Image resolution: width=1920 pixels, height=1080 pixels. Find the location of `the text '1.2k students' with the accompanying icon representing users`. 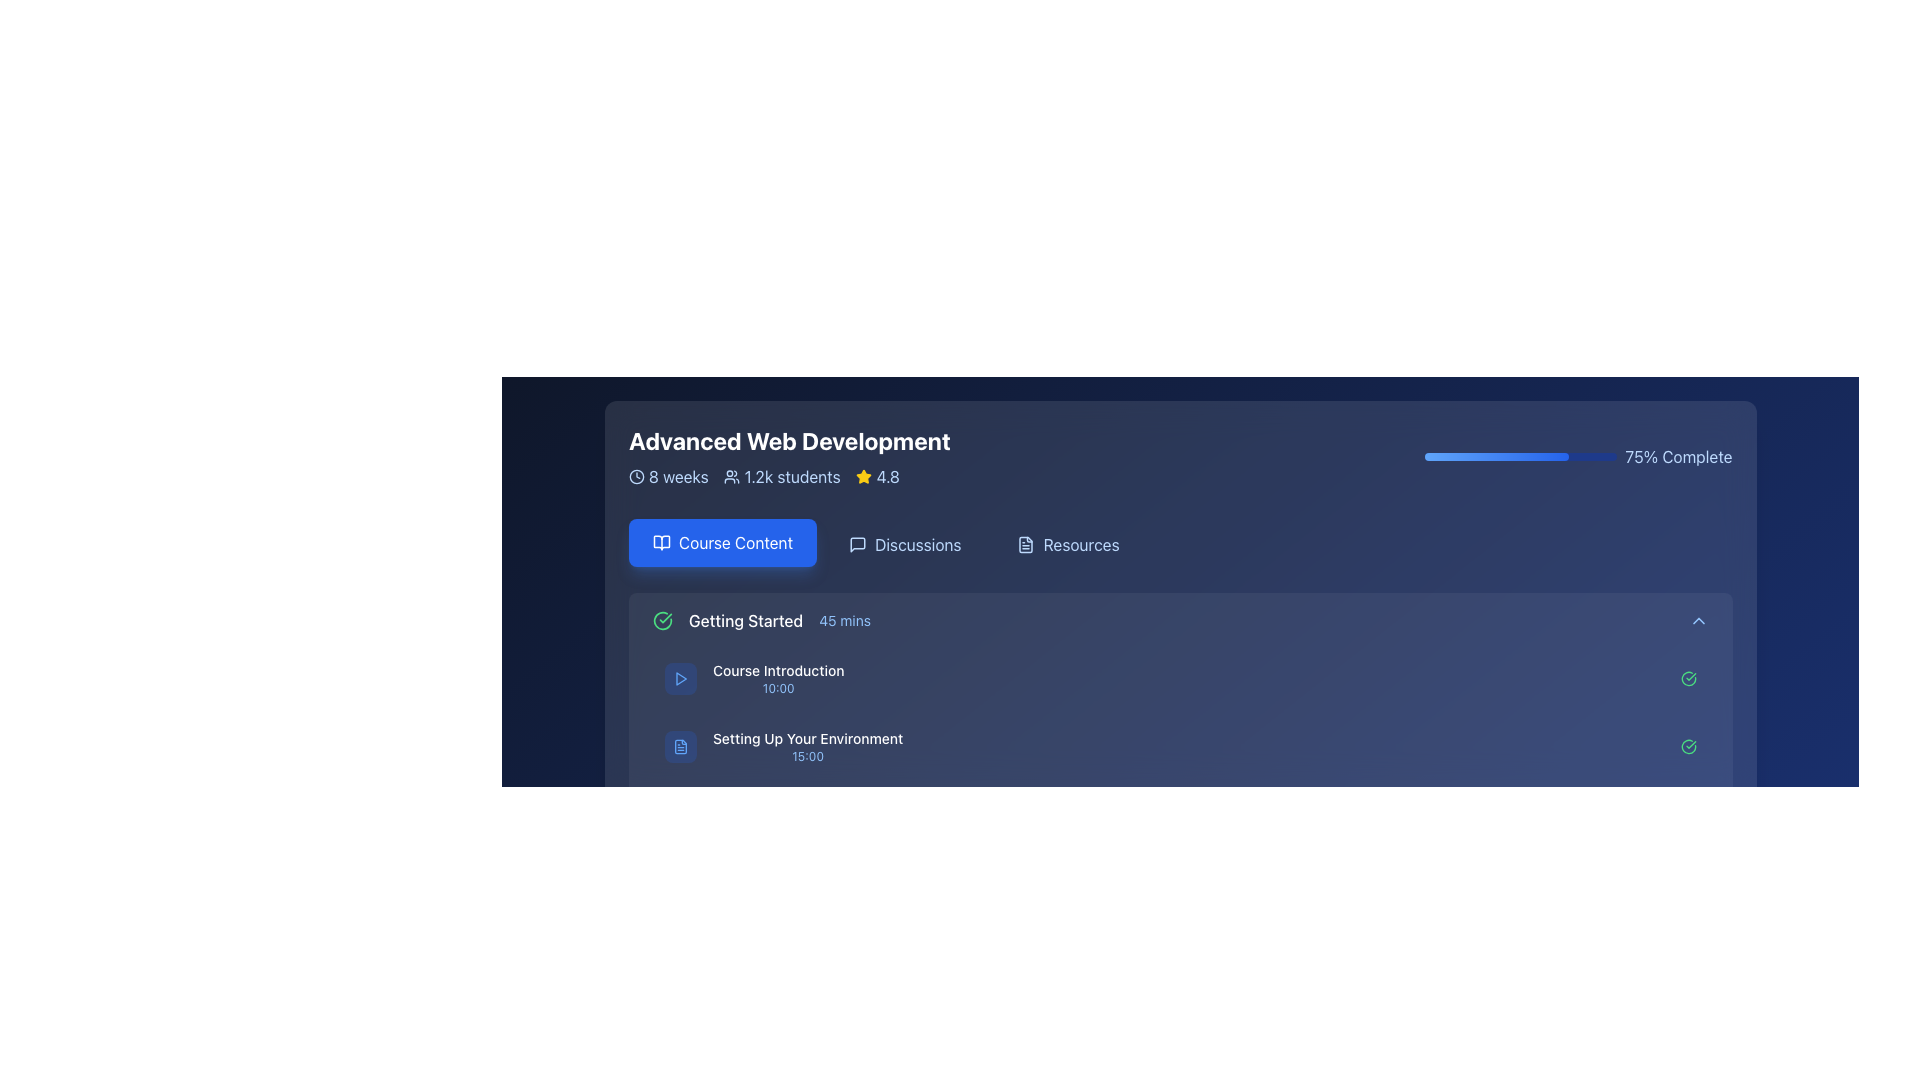

the text '1.2k students' with the accompanying icon representing users is located at coordinates (781, 477).